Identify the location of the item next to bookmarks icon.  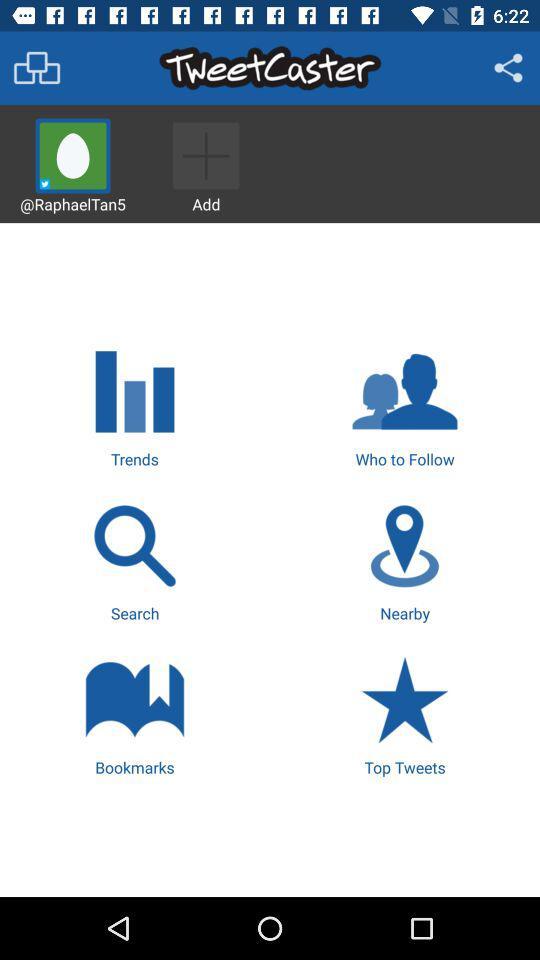
(405, 714).